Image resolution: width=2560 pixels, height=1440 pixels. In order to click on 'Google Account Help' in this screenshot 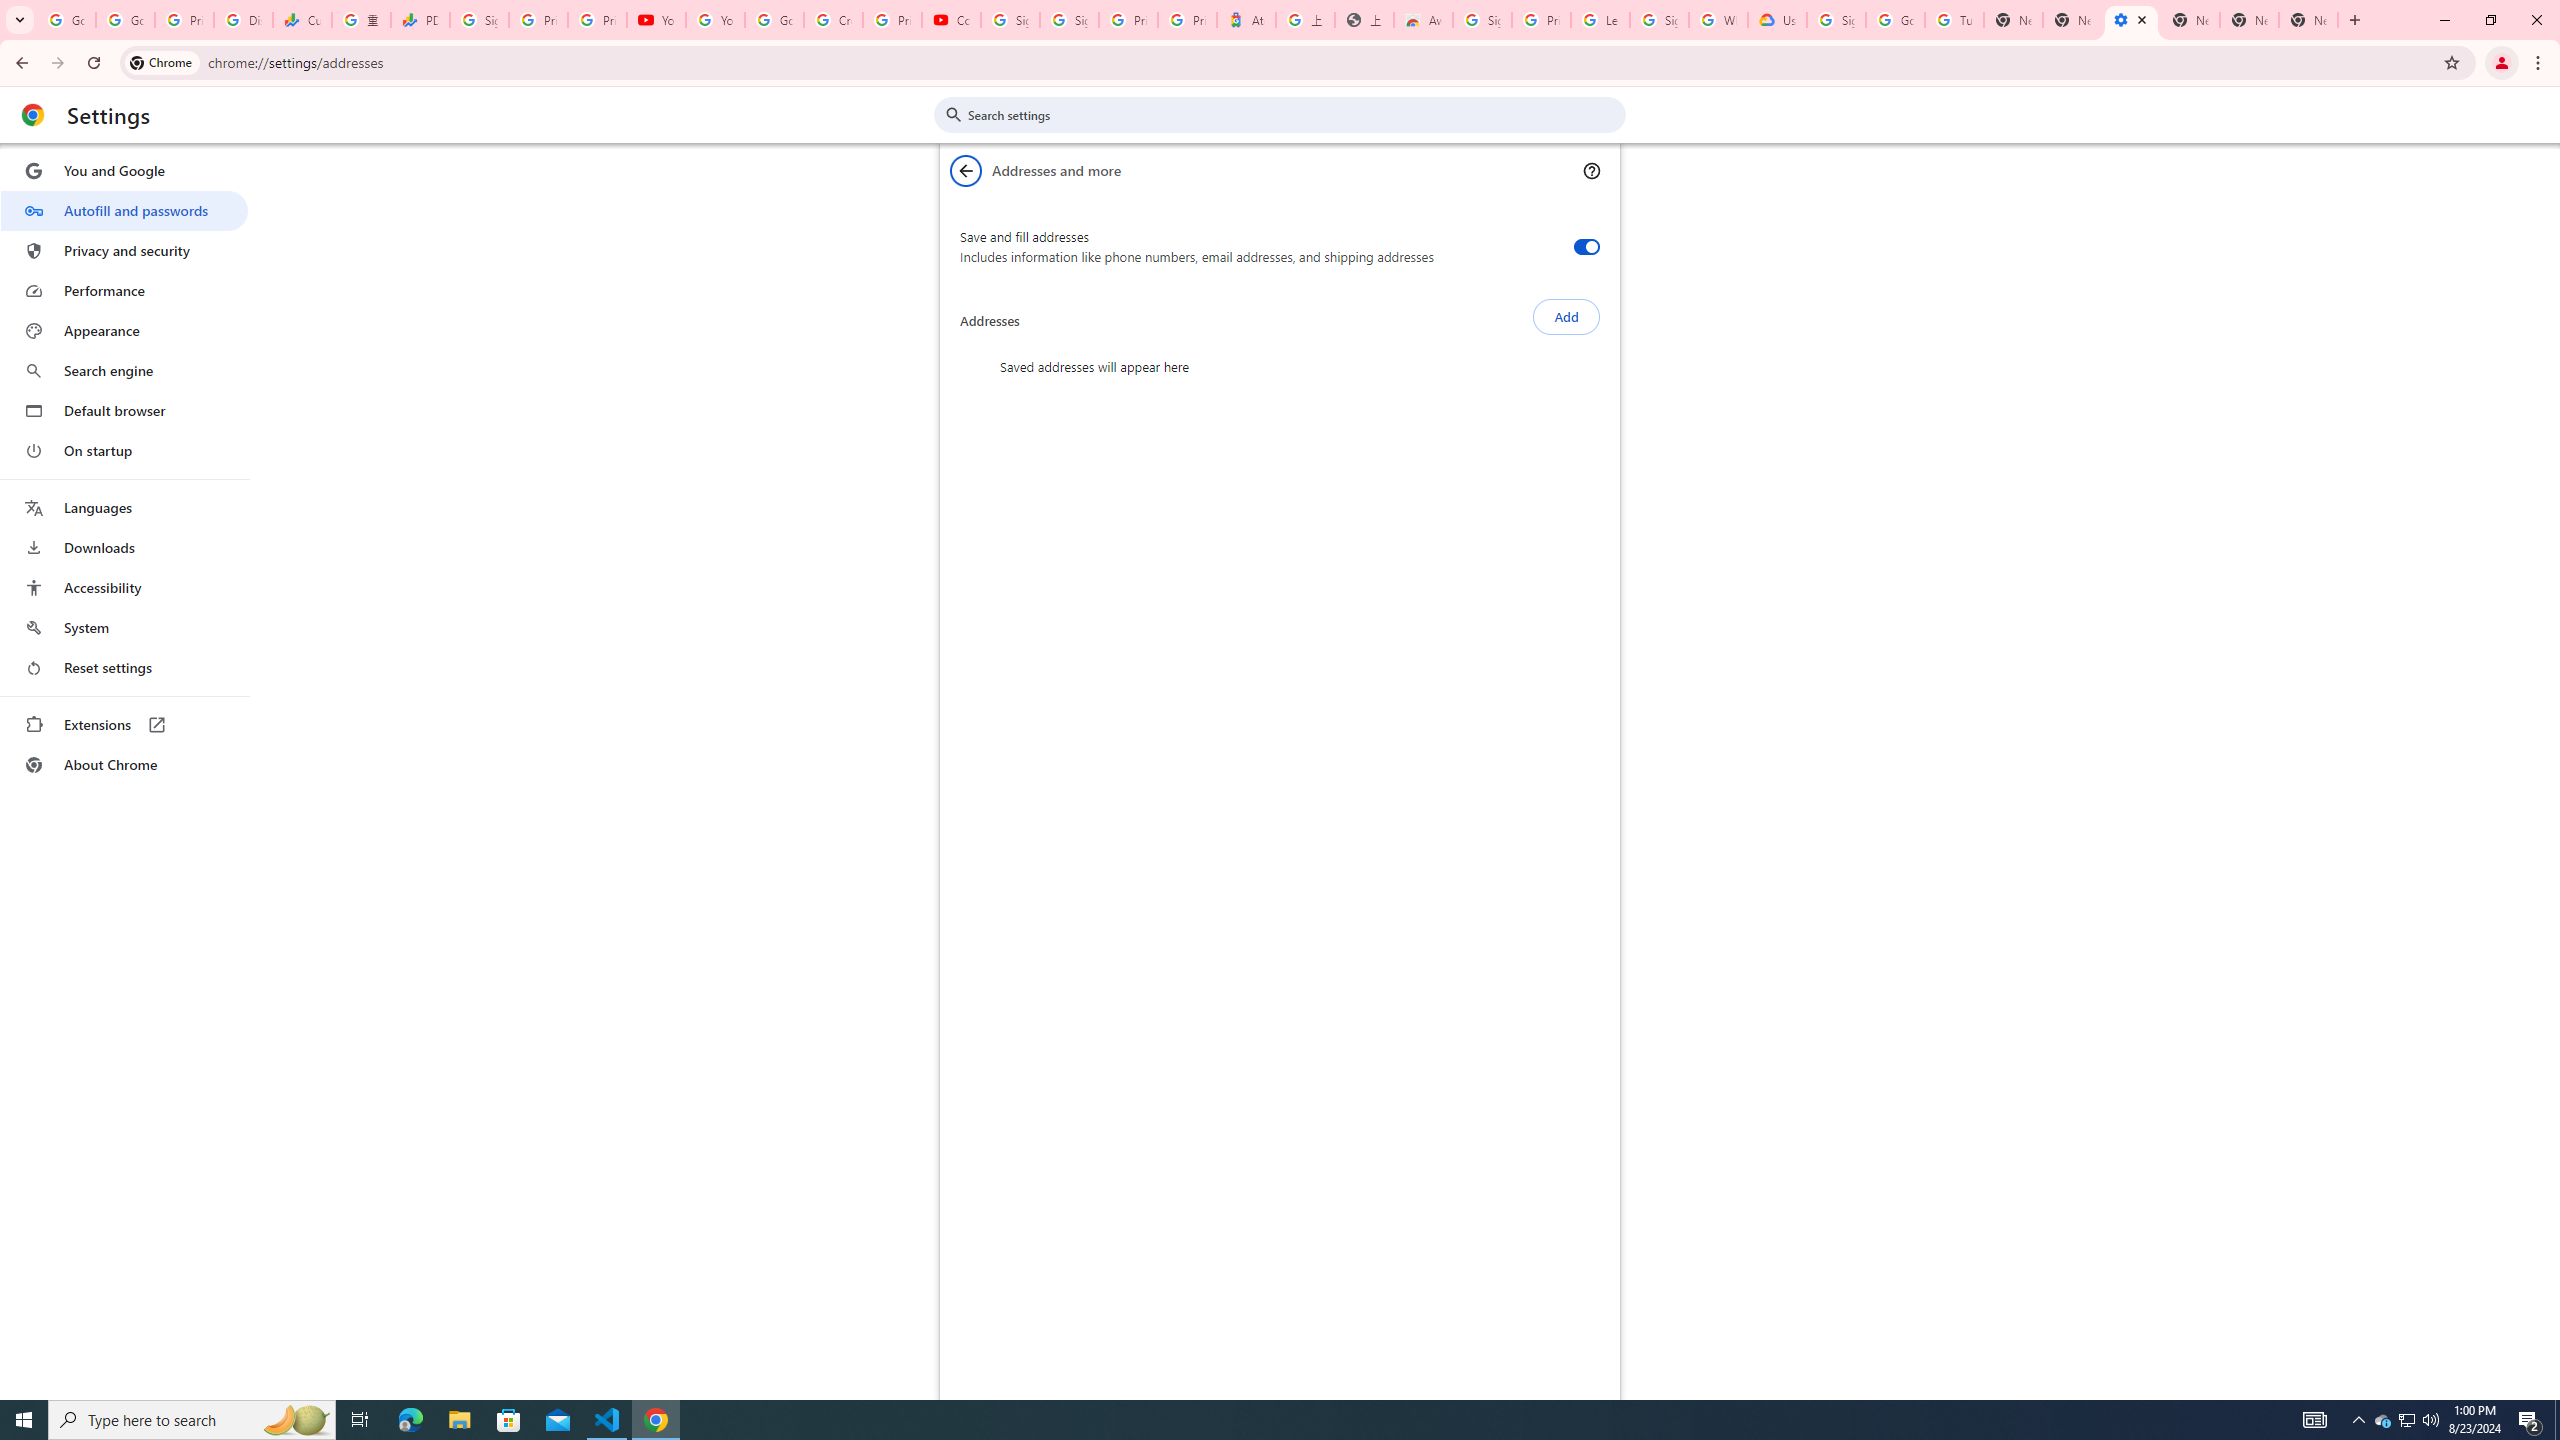, I will do `click(1893, 19)`.